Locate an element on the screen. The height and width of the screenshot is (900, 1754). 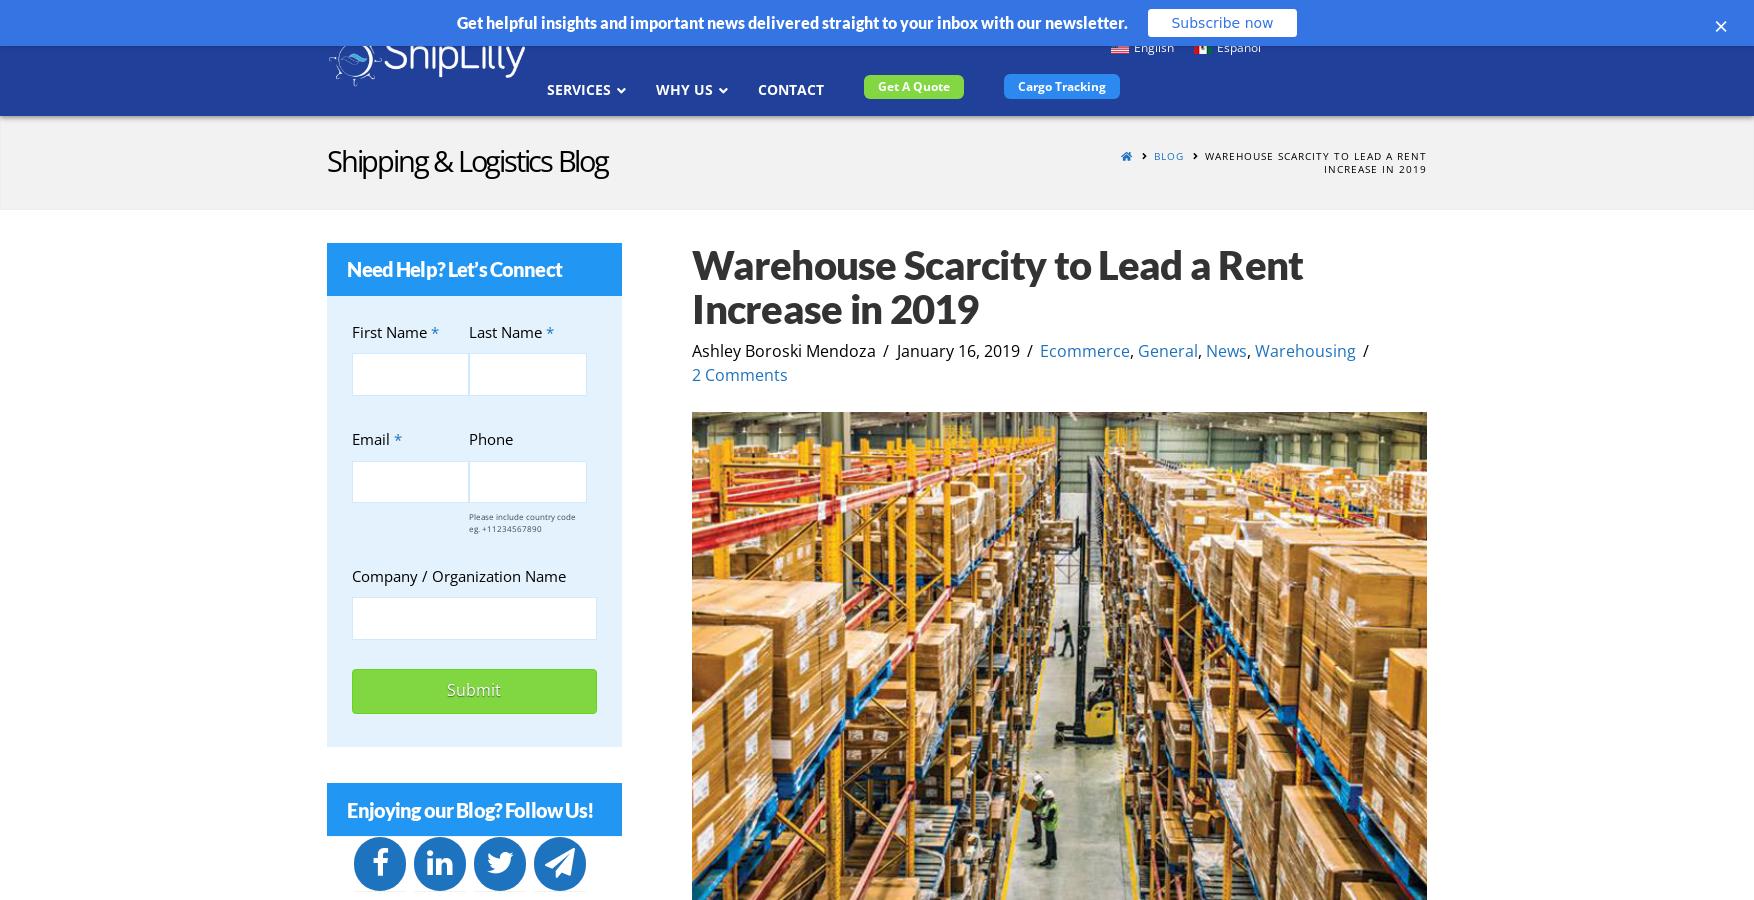
'English' is located at coordinates (1152, 45).